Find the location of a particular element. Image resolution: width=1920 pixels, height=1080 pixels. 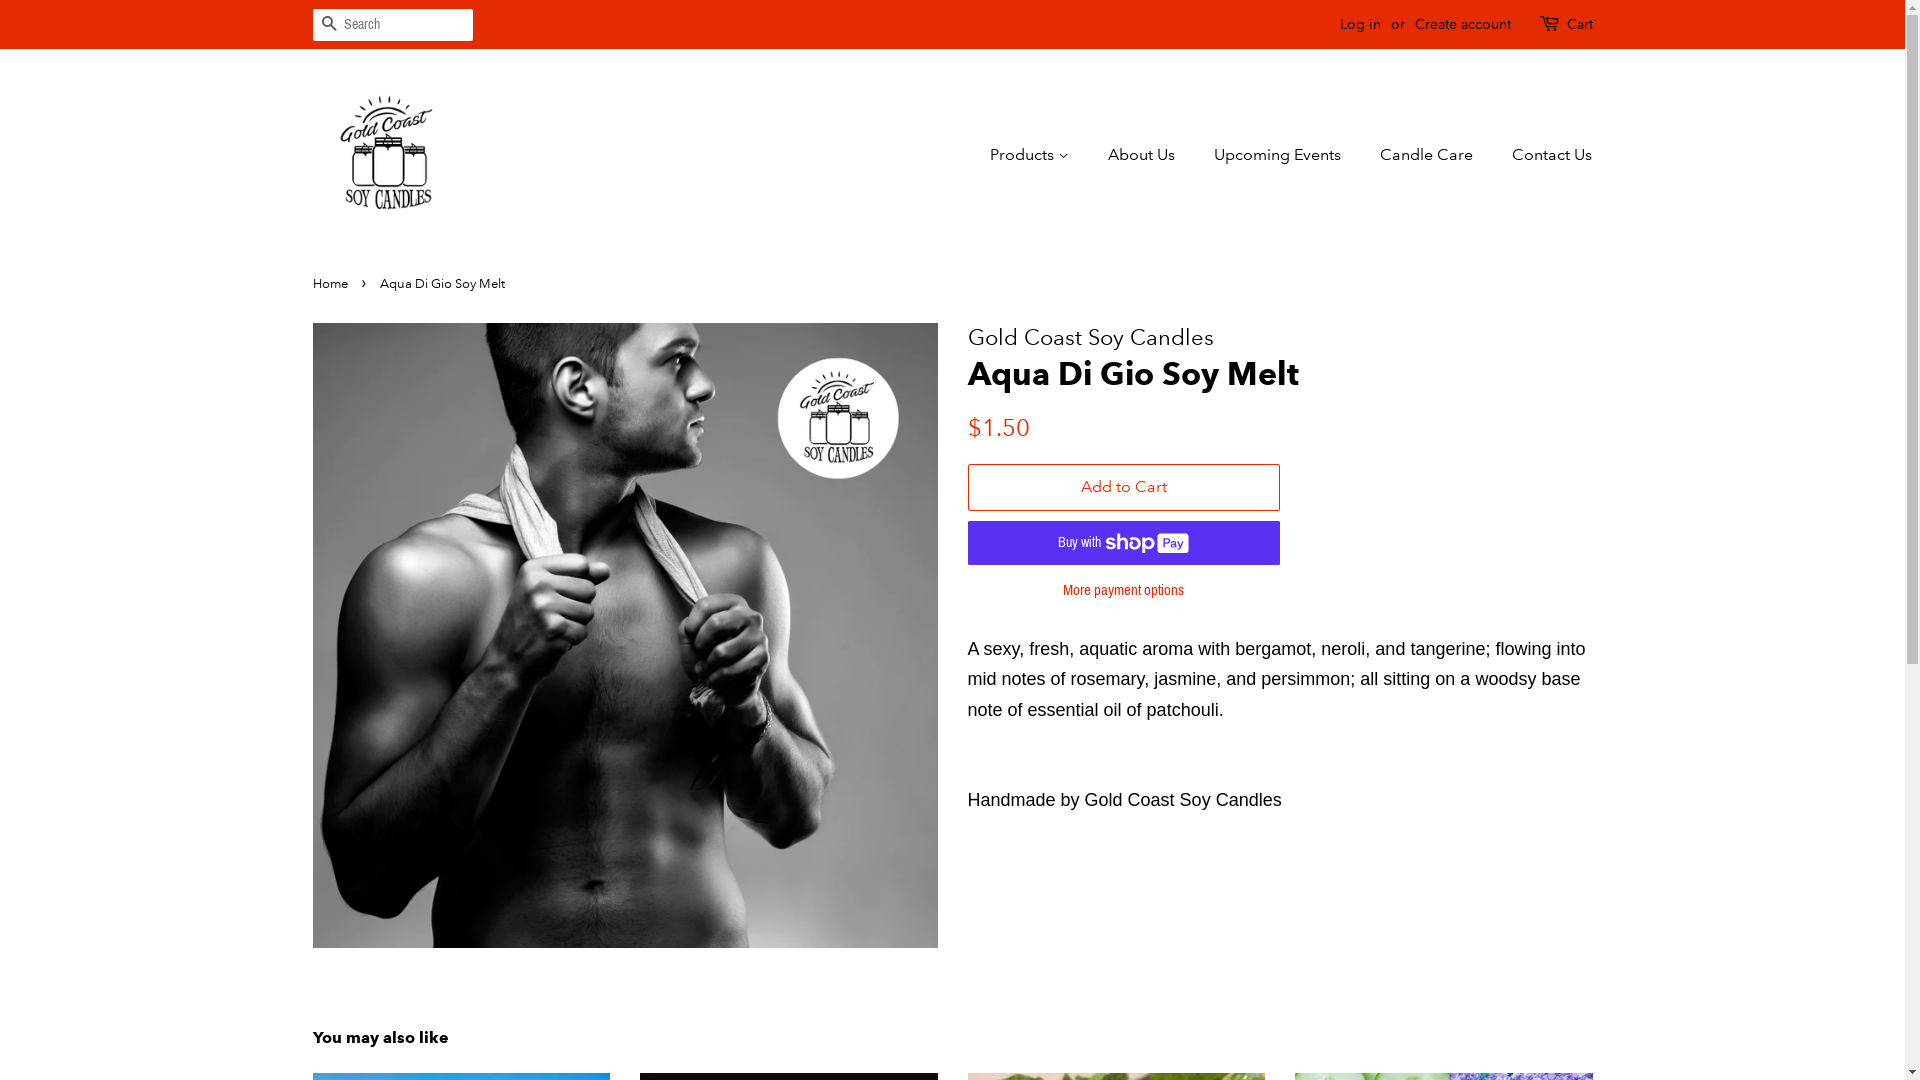

'Products' is located at coordinates (1039, 153).